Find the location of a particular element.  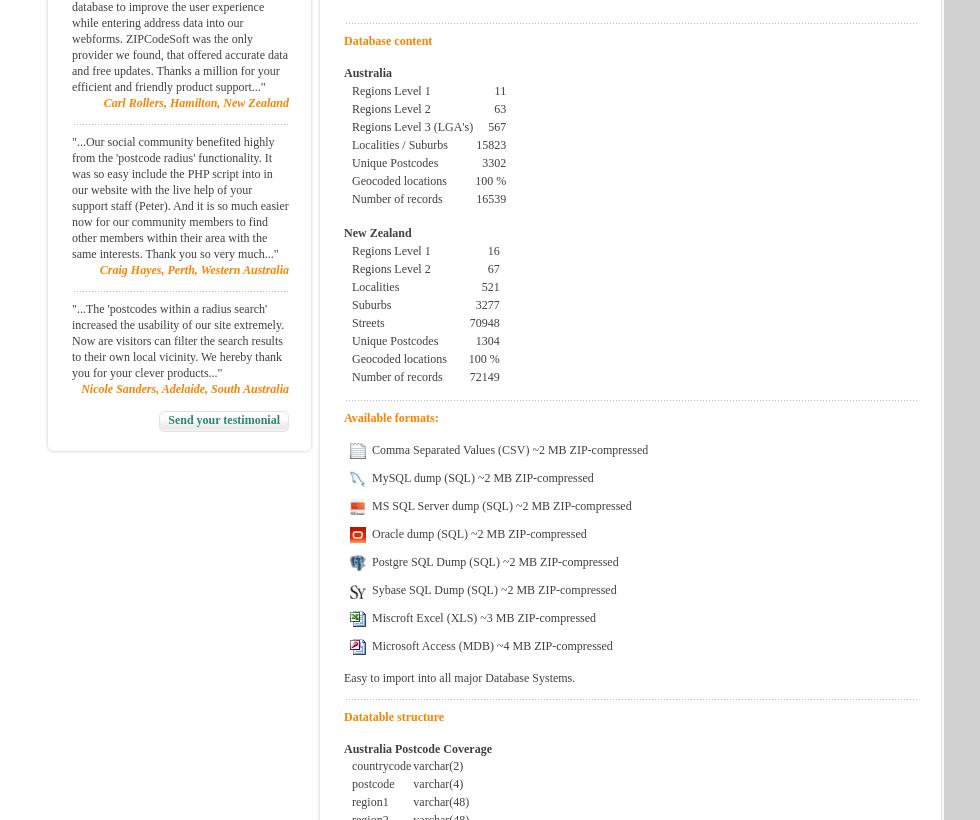

'Craig Hayes, Perth, Western Australia' is located at coordinates (98, 268).